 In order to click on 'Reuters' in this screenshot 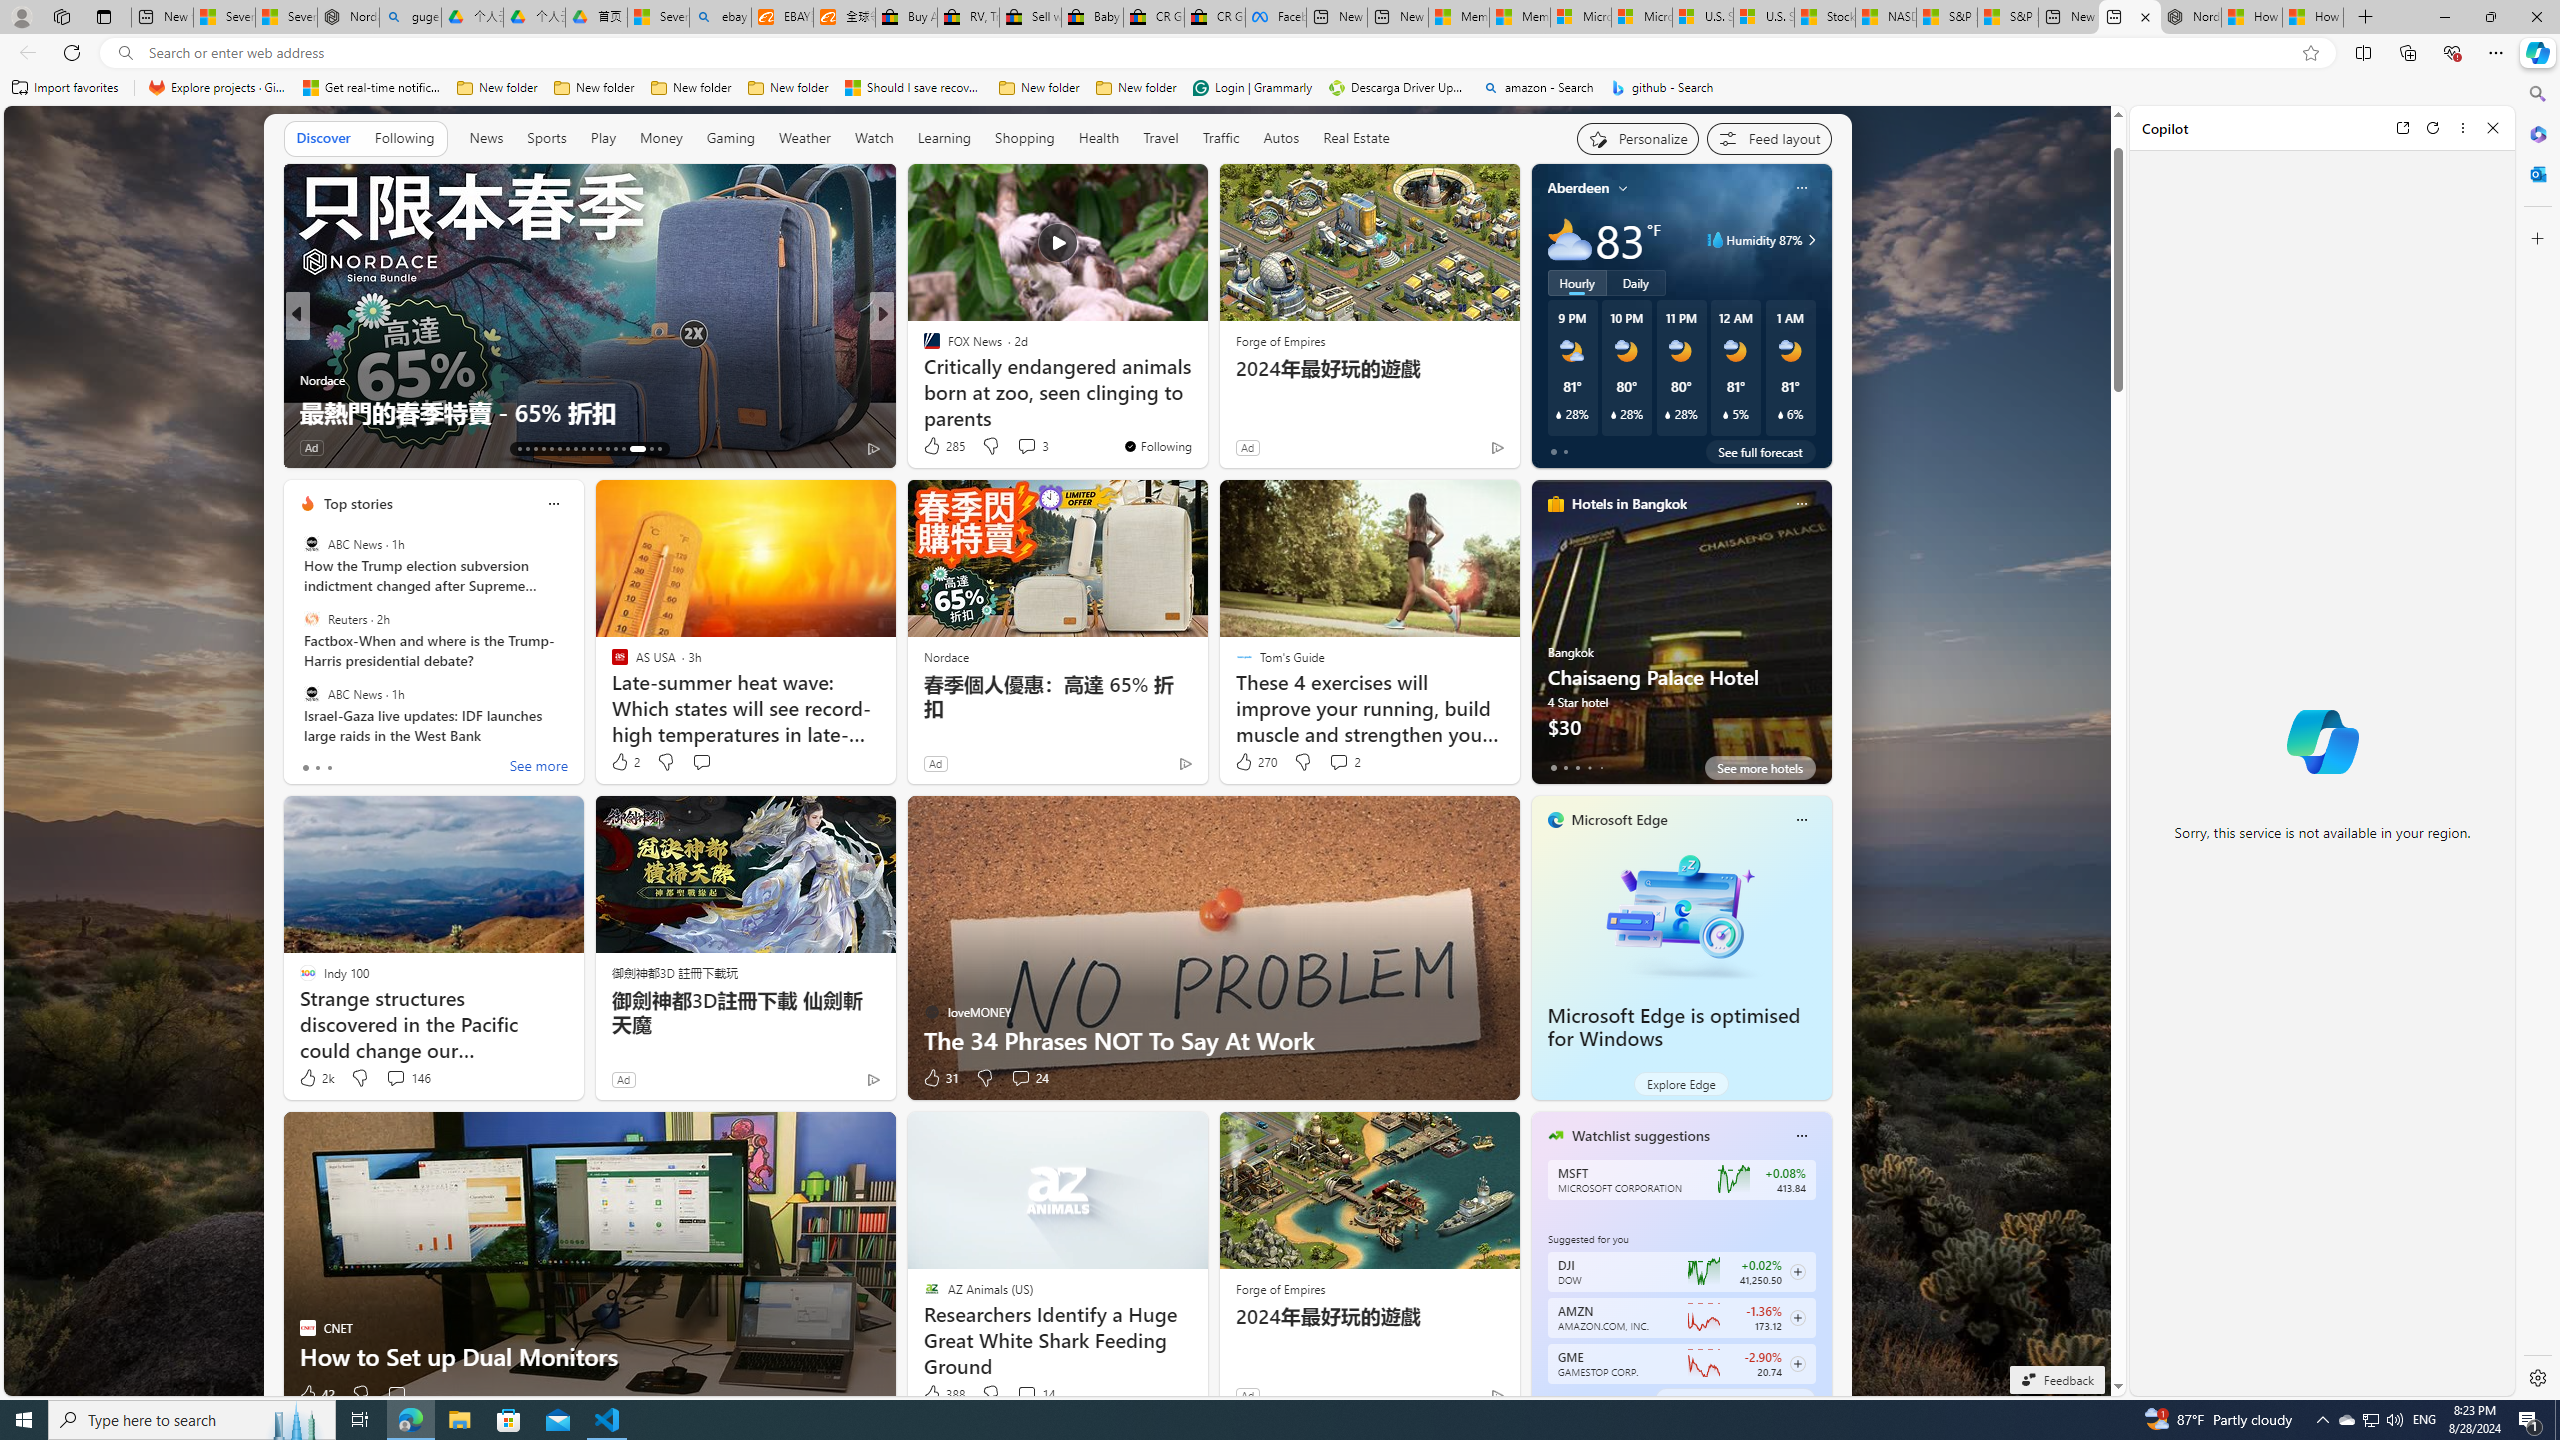, I will do `click(310, 618)`.